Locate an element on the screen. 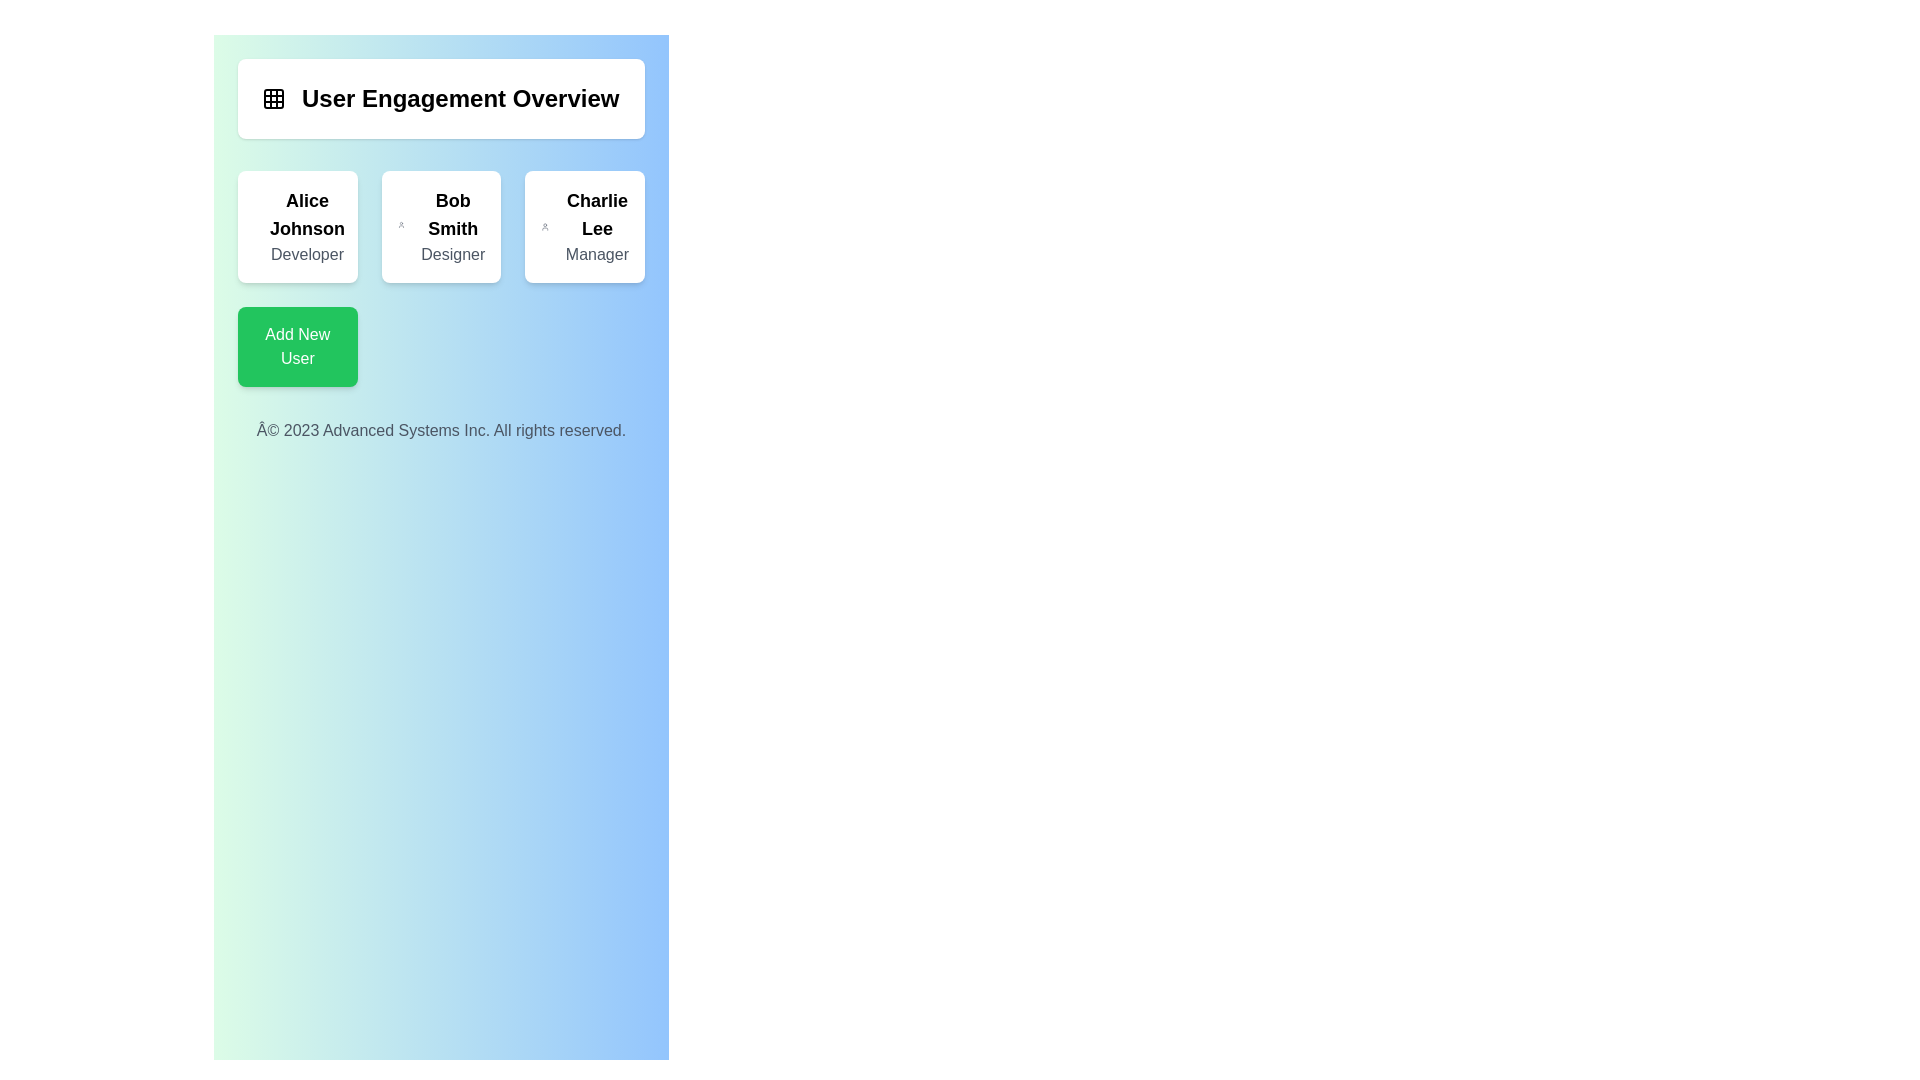 This screenshot has width=1920, height=1080. text label displaying the name of an individual located in the top-right card of the 'User Engagement Overview' section is located at coordinates (596, 215).